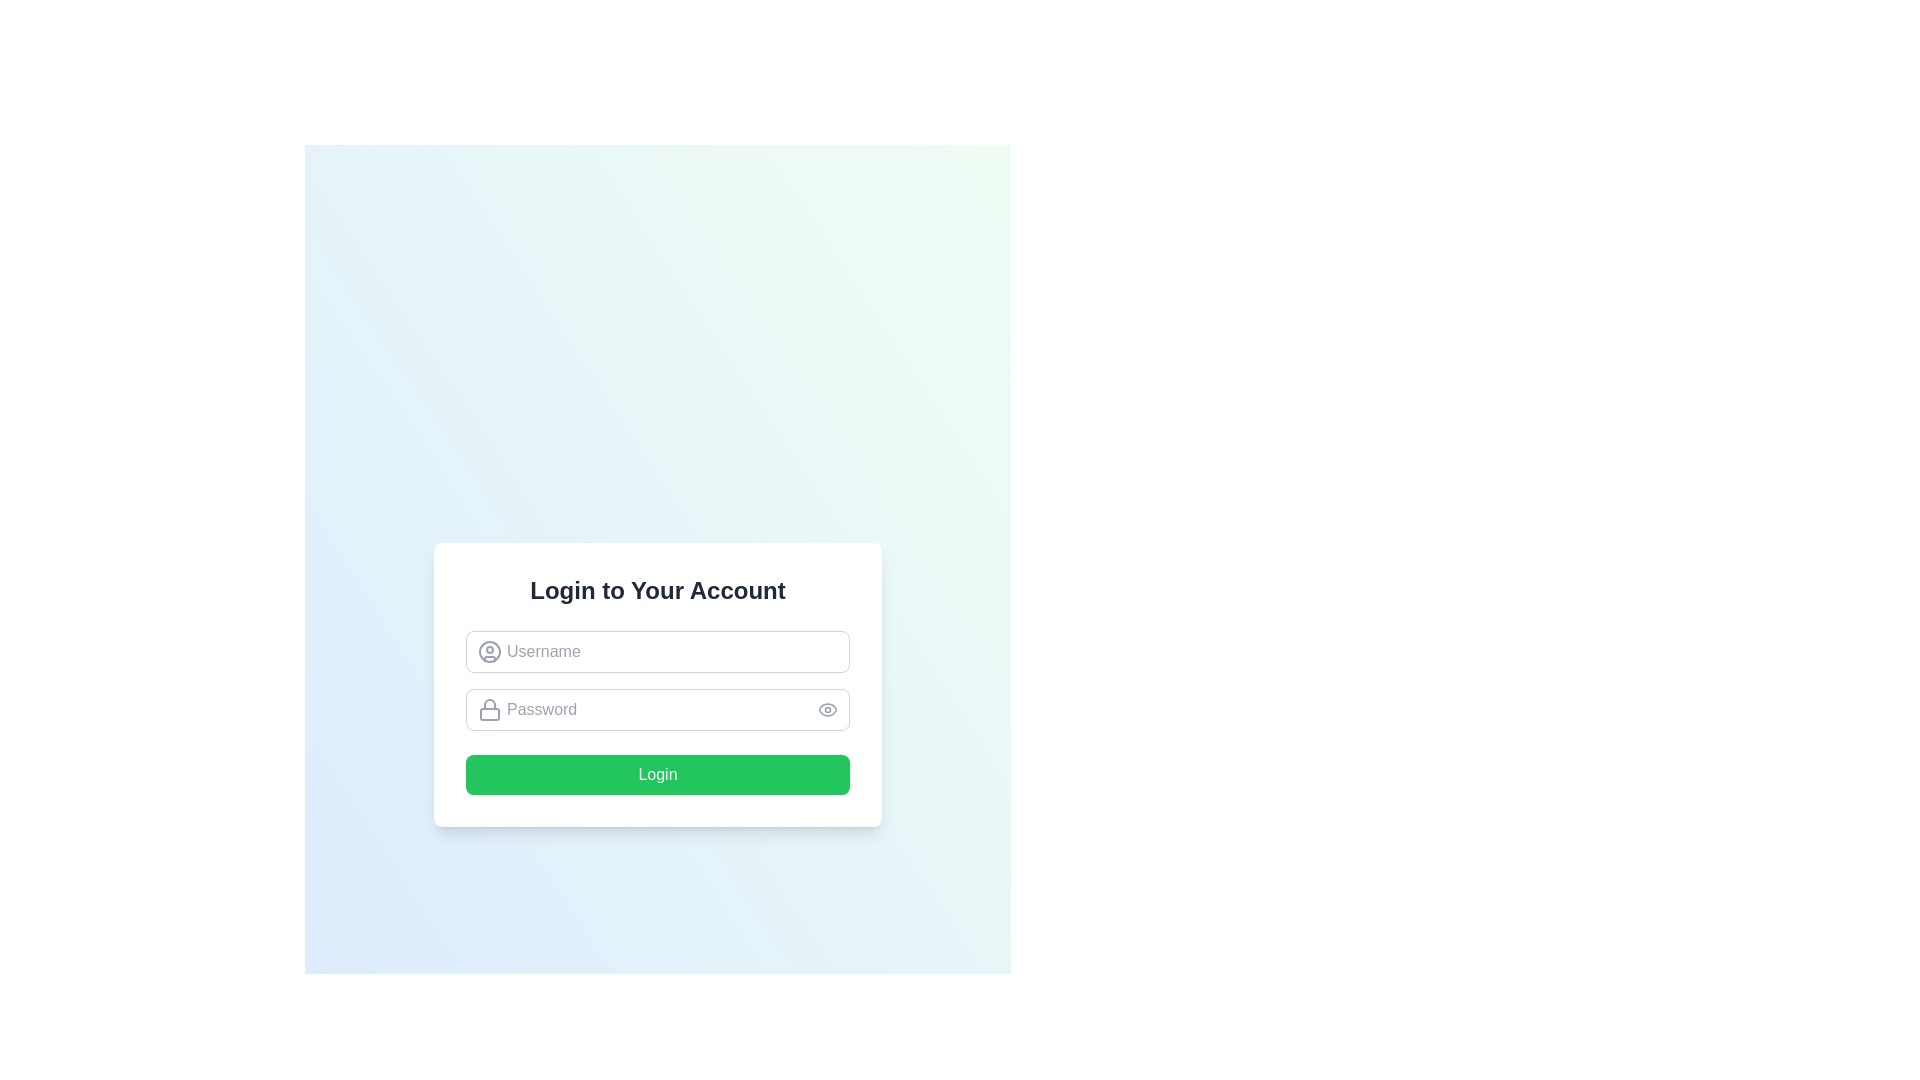 The height and width of the screenshot is (1080, 1920). I want to click on the eye-shaped icon button located at the far right end of the password entry field, so click(828, 708).